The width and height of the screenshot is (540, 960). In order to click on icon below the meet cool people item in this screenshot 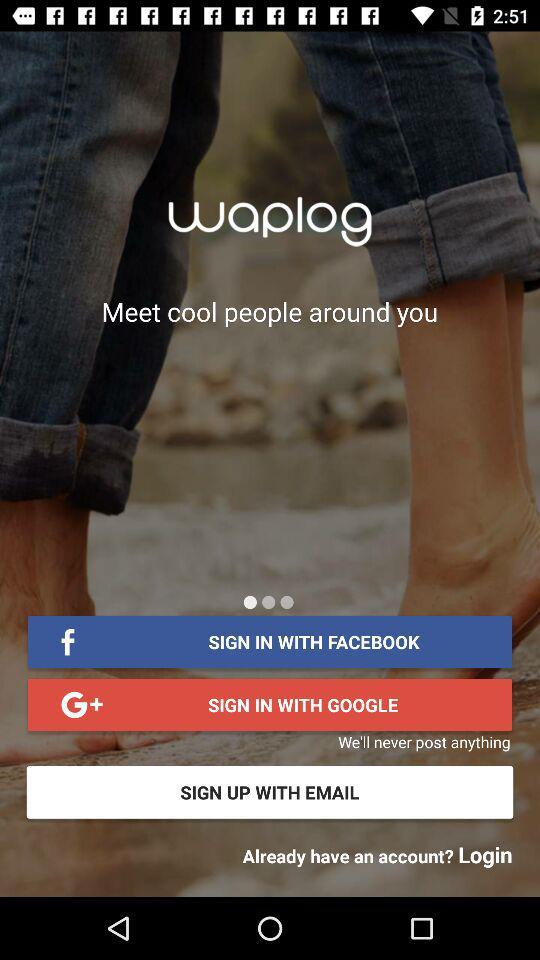, I will do `click(286, 601)`.